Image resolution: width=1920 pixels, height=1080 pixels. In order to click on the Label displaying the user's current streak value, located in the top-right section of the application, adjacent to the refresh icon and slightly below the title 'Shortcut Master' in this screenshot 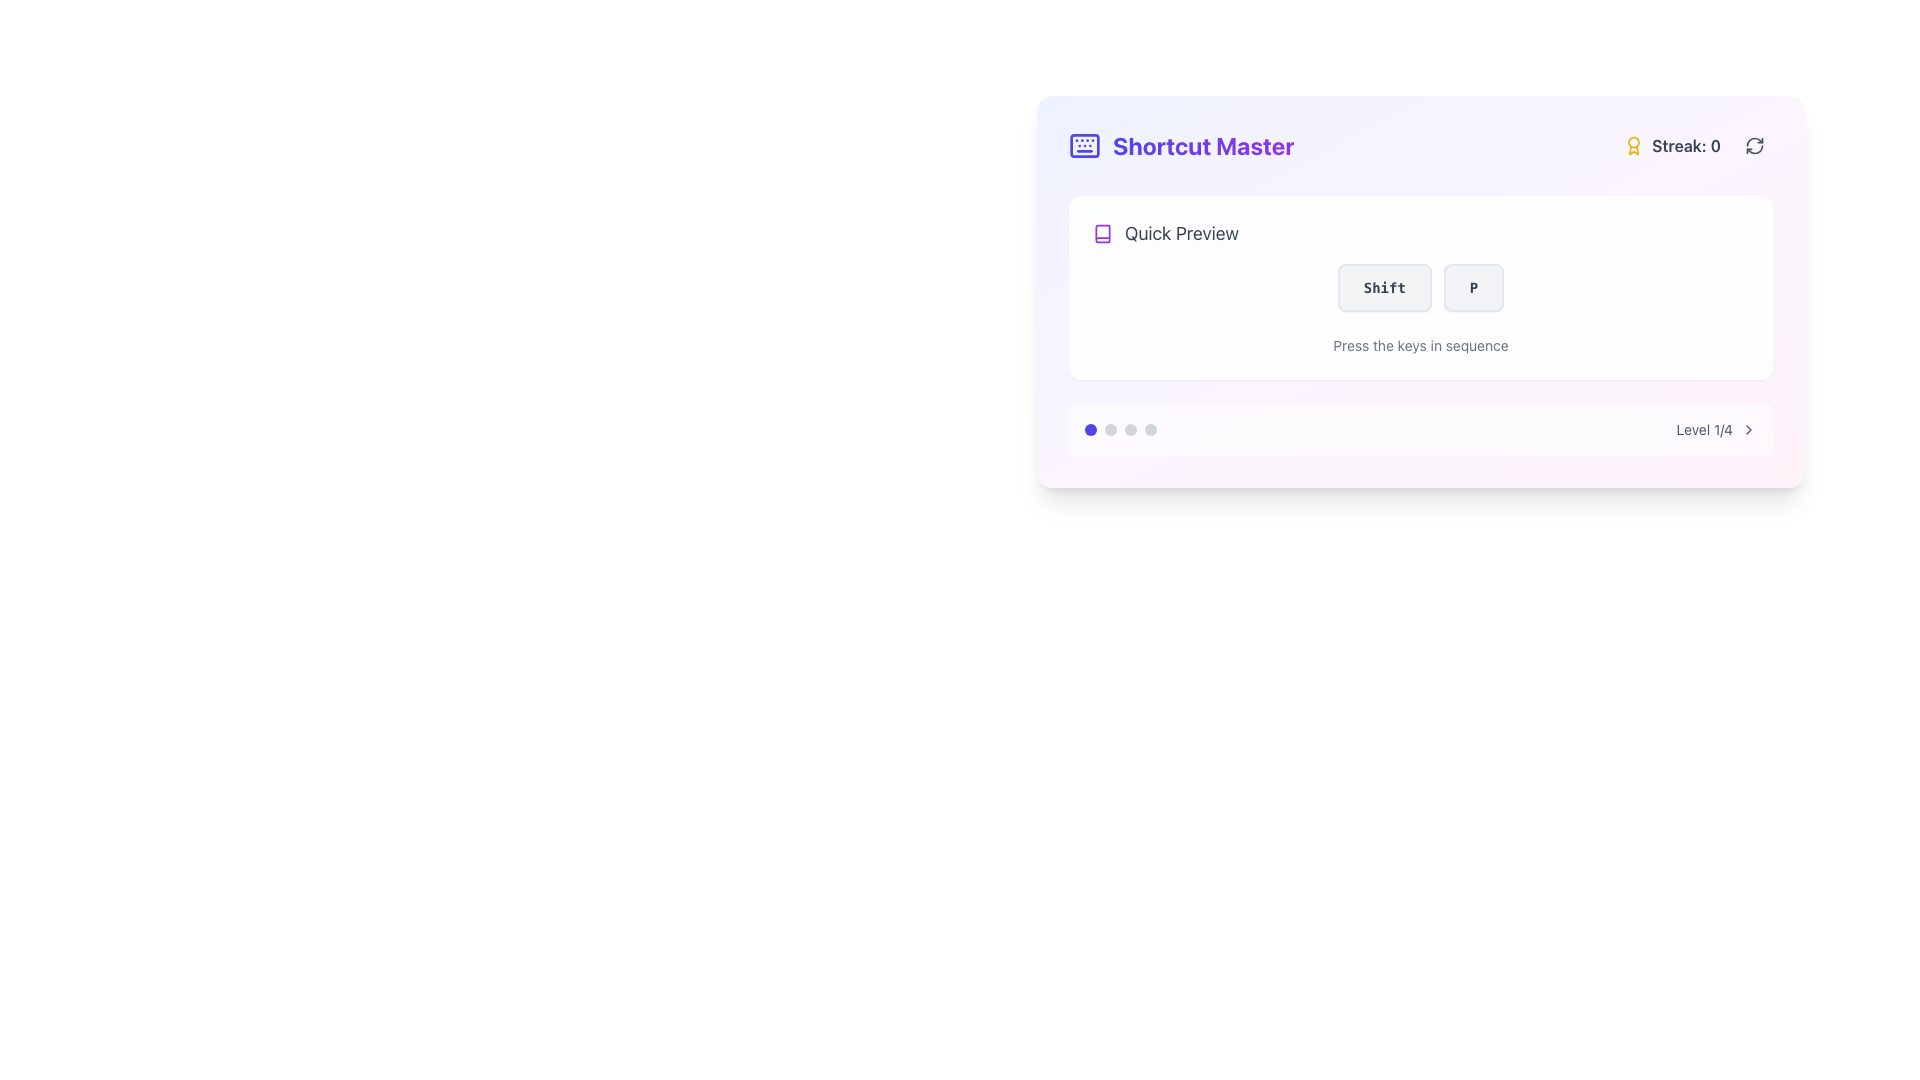, I will do `click(1672, 145)`.